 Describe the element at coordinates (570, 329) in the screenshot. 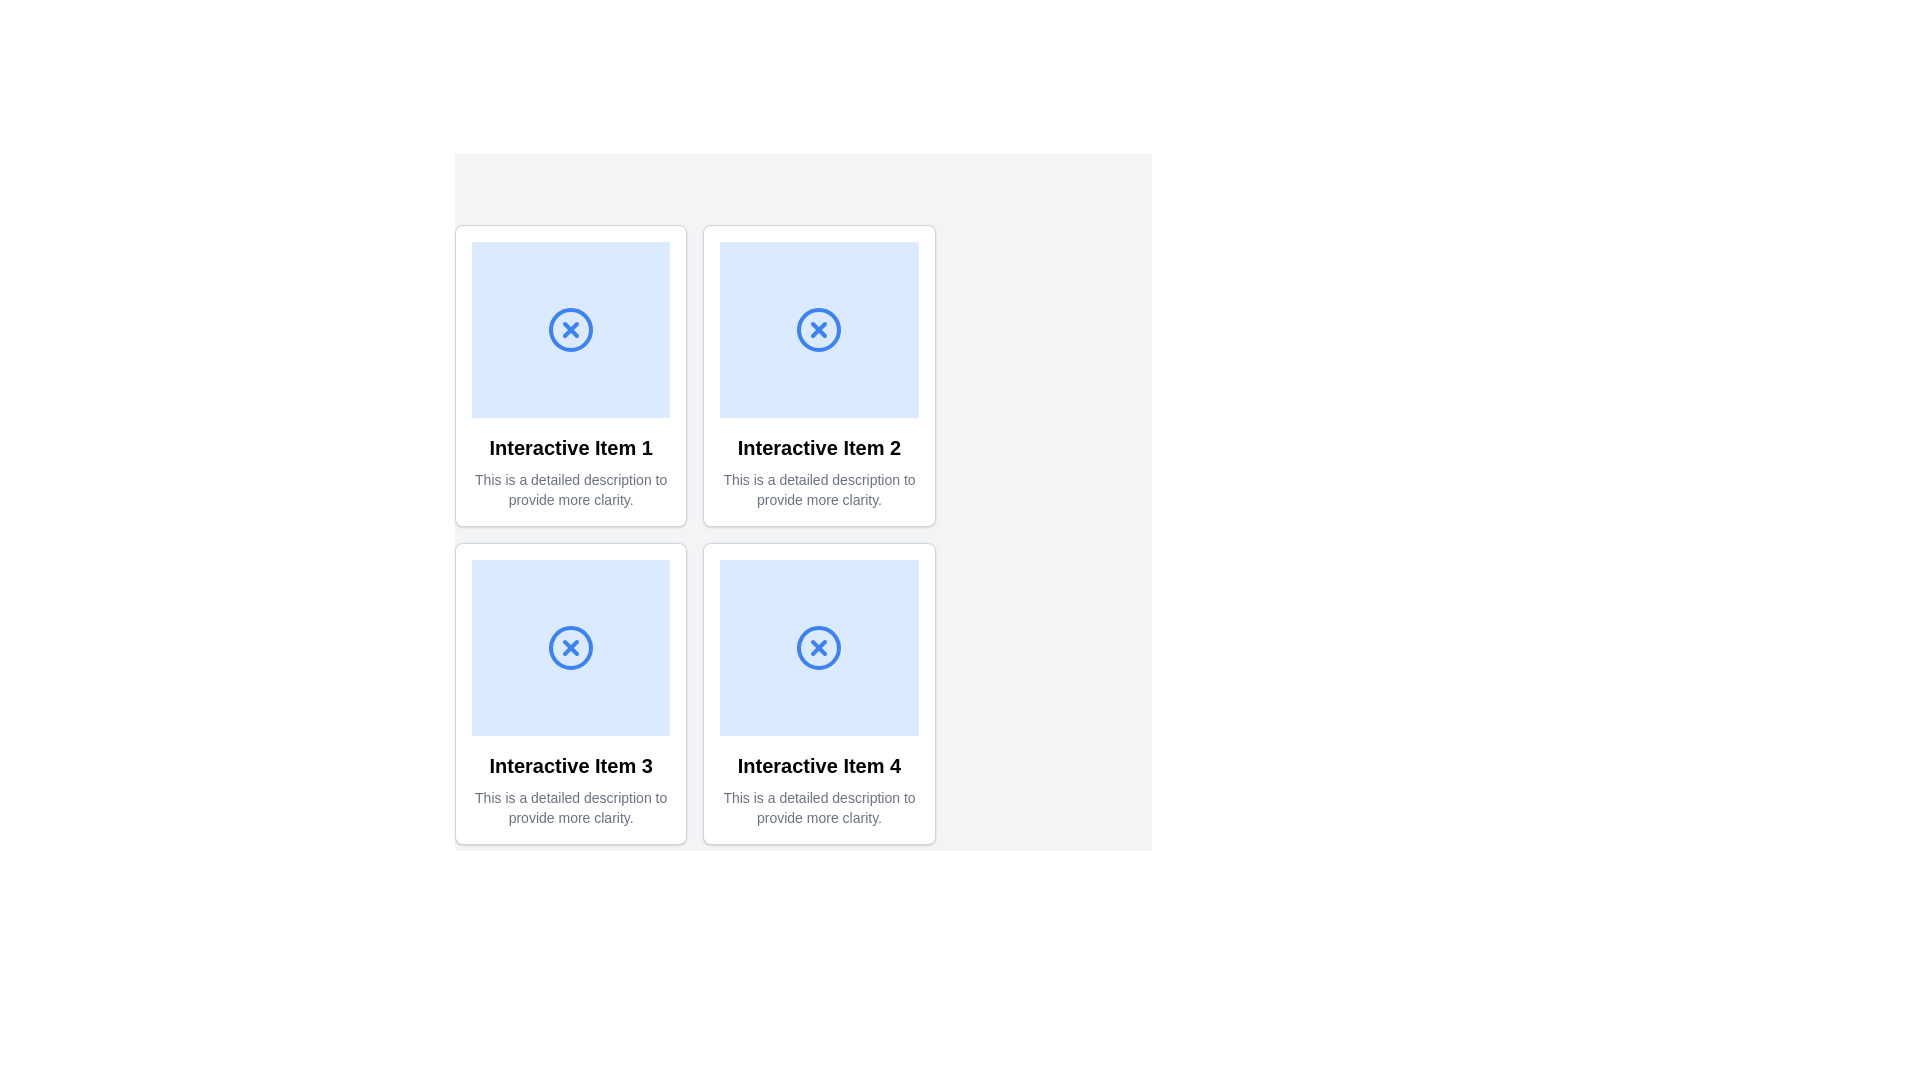

I see `the close button located in the center of the blue region of the 'Interactive Item 1' box` at that location.